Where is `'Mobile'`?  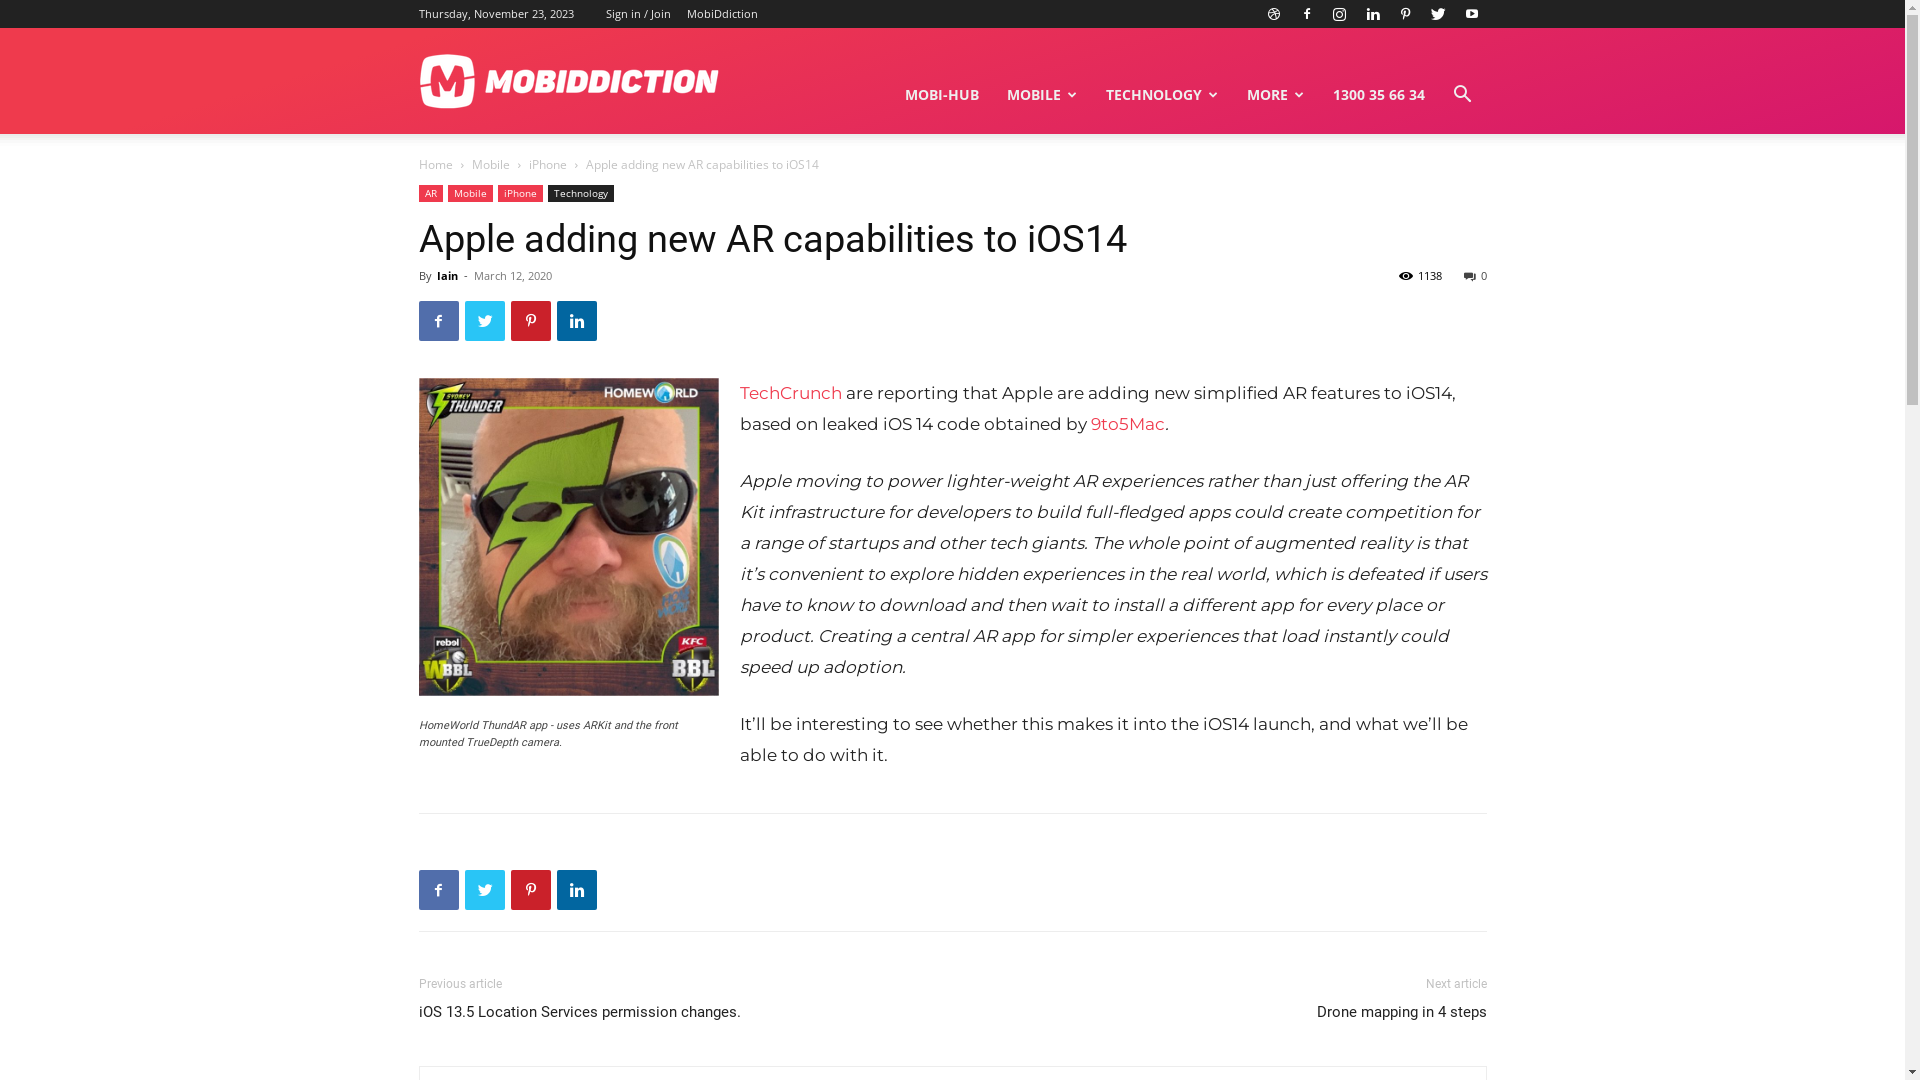
'Mobile' is located at coordinates (469, 193).